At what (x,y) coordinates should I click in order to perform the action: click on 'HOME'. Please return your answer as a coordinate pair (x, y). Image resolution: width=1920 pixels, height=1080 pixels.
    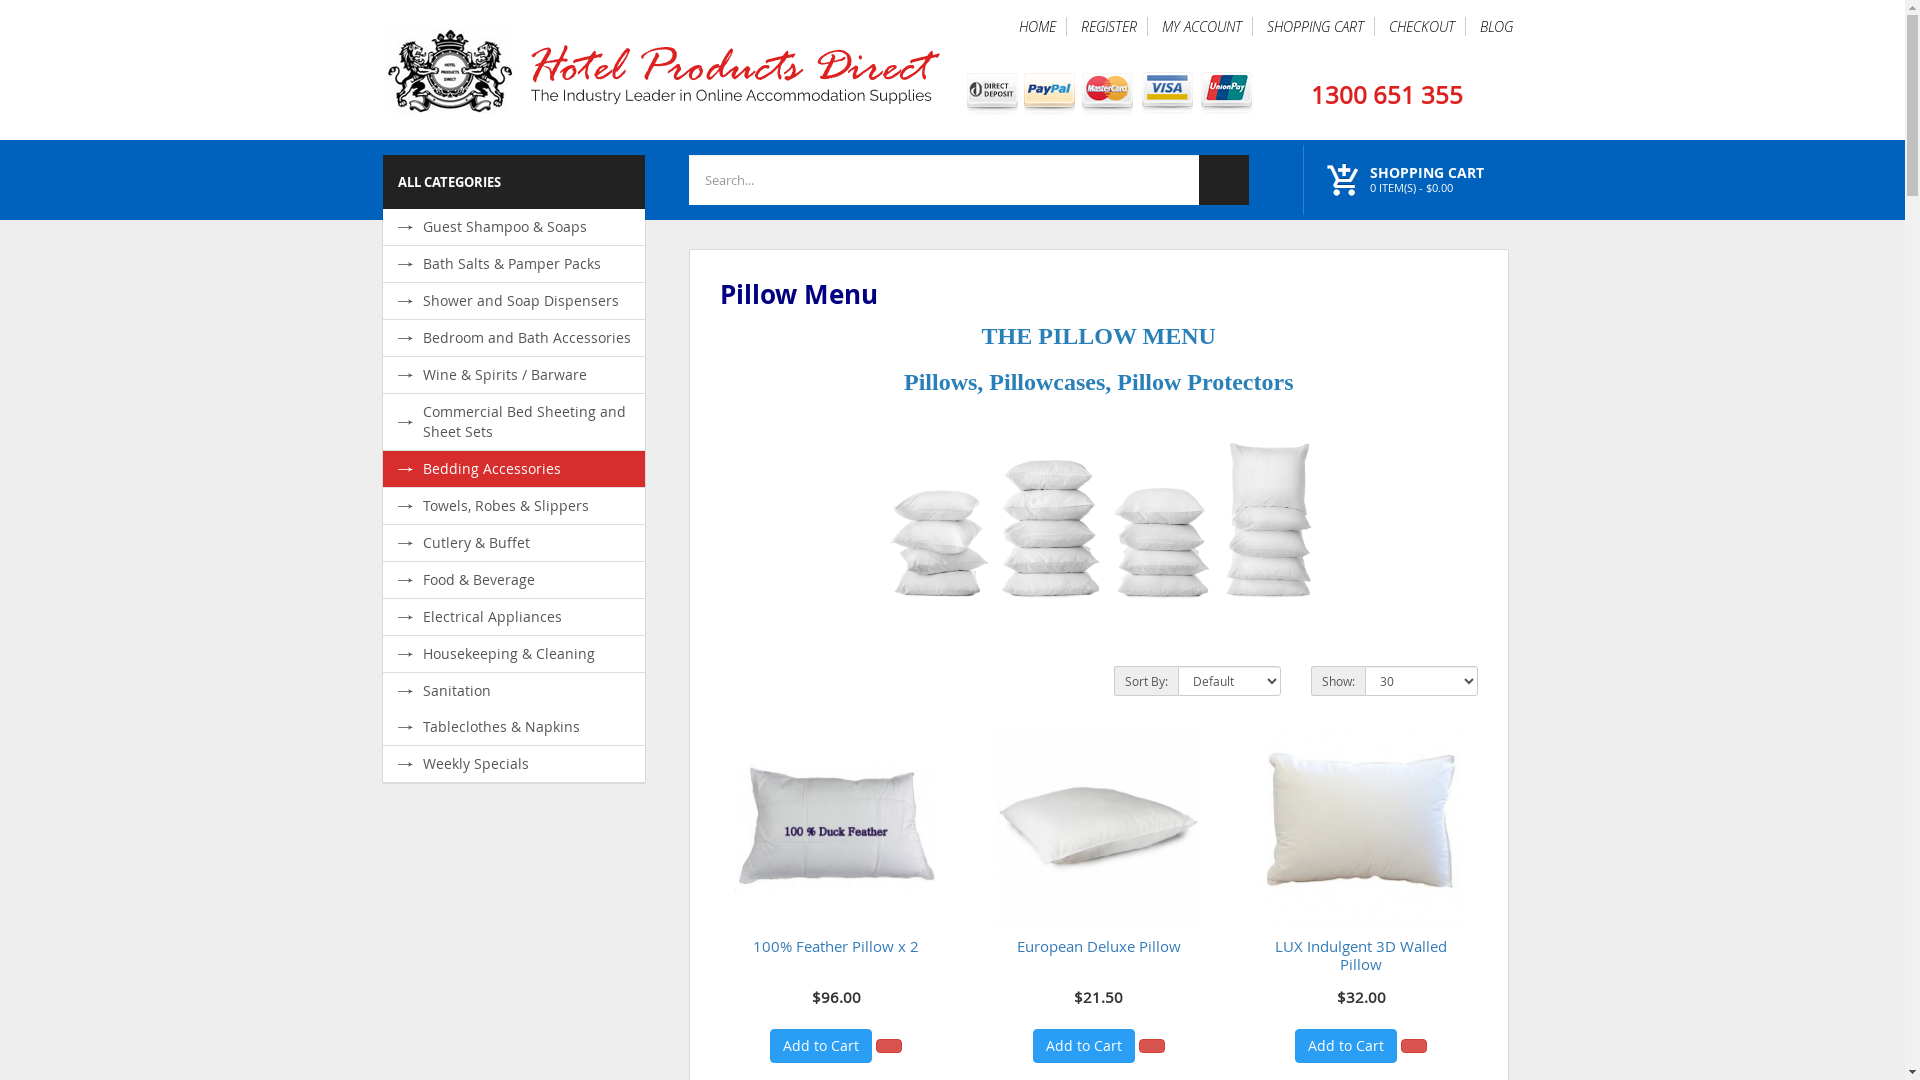
    Looking at the image, I should click on (1036, 26).